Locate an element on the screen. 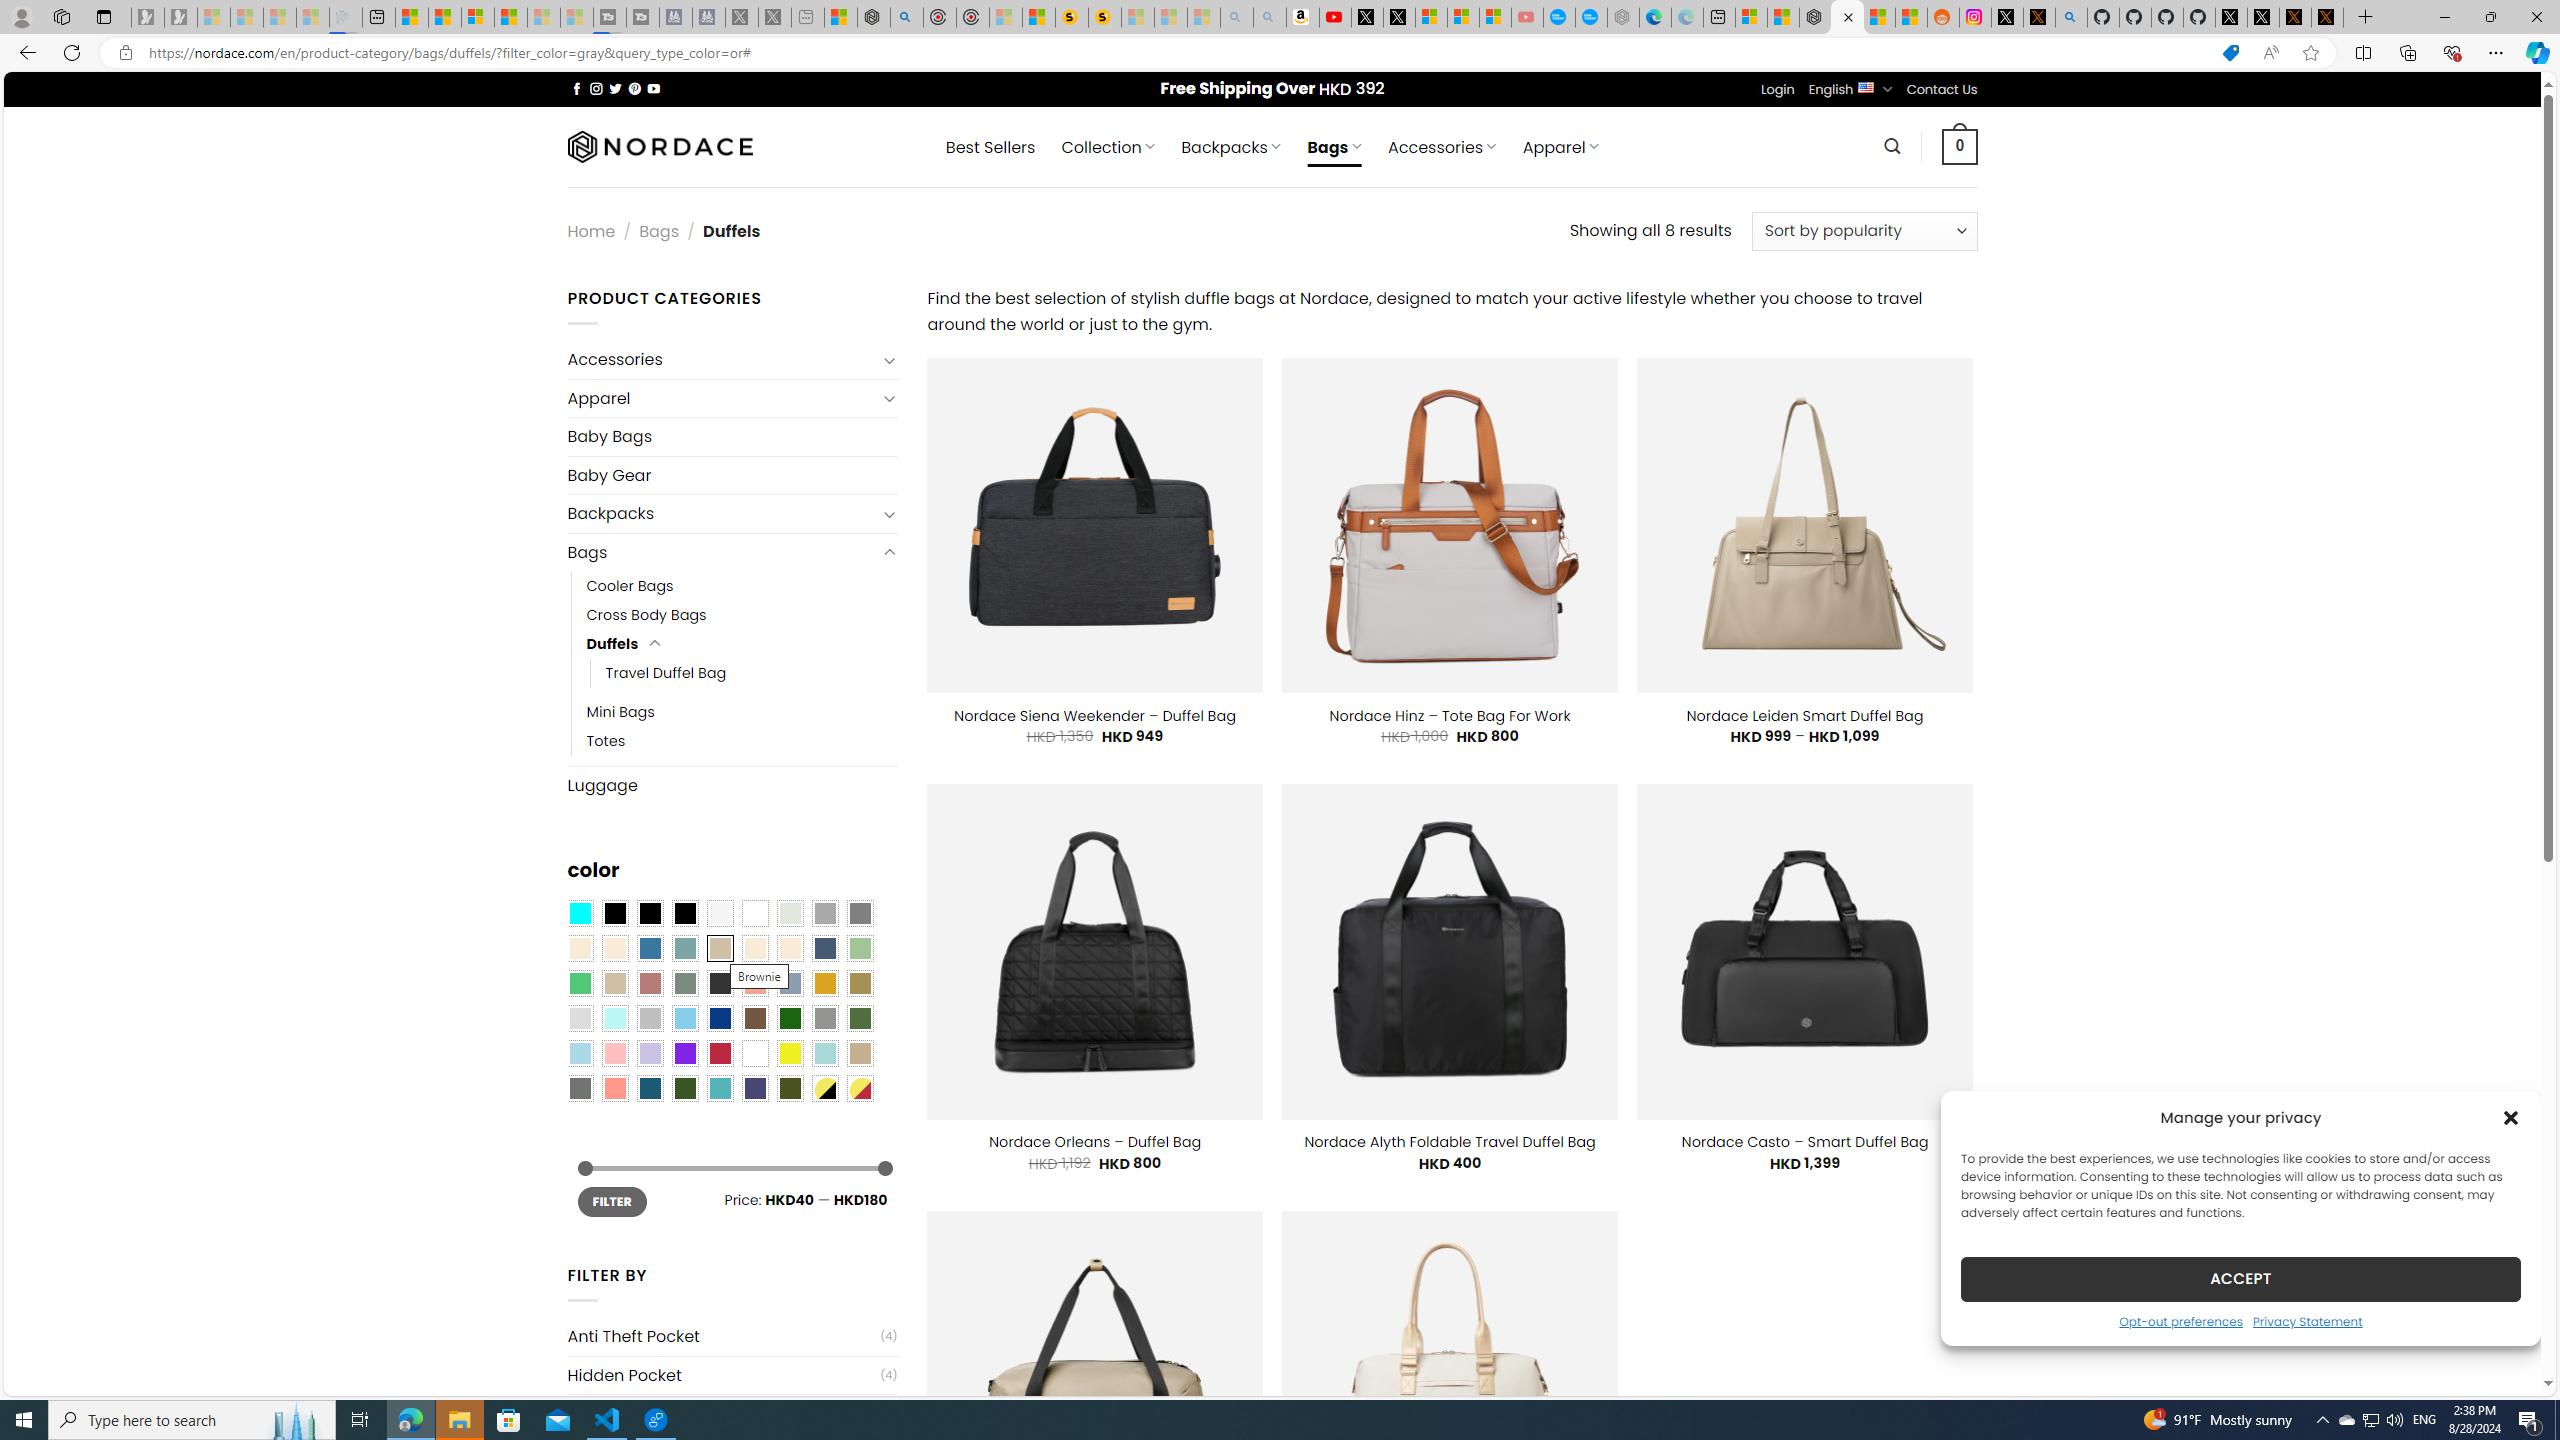  'Mini Bags' is located at coordinates (741, 712).